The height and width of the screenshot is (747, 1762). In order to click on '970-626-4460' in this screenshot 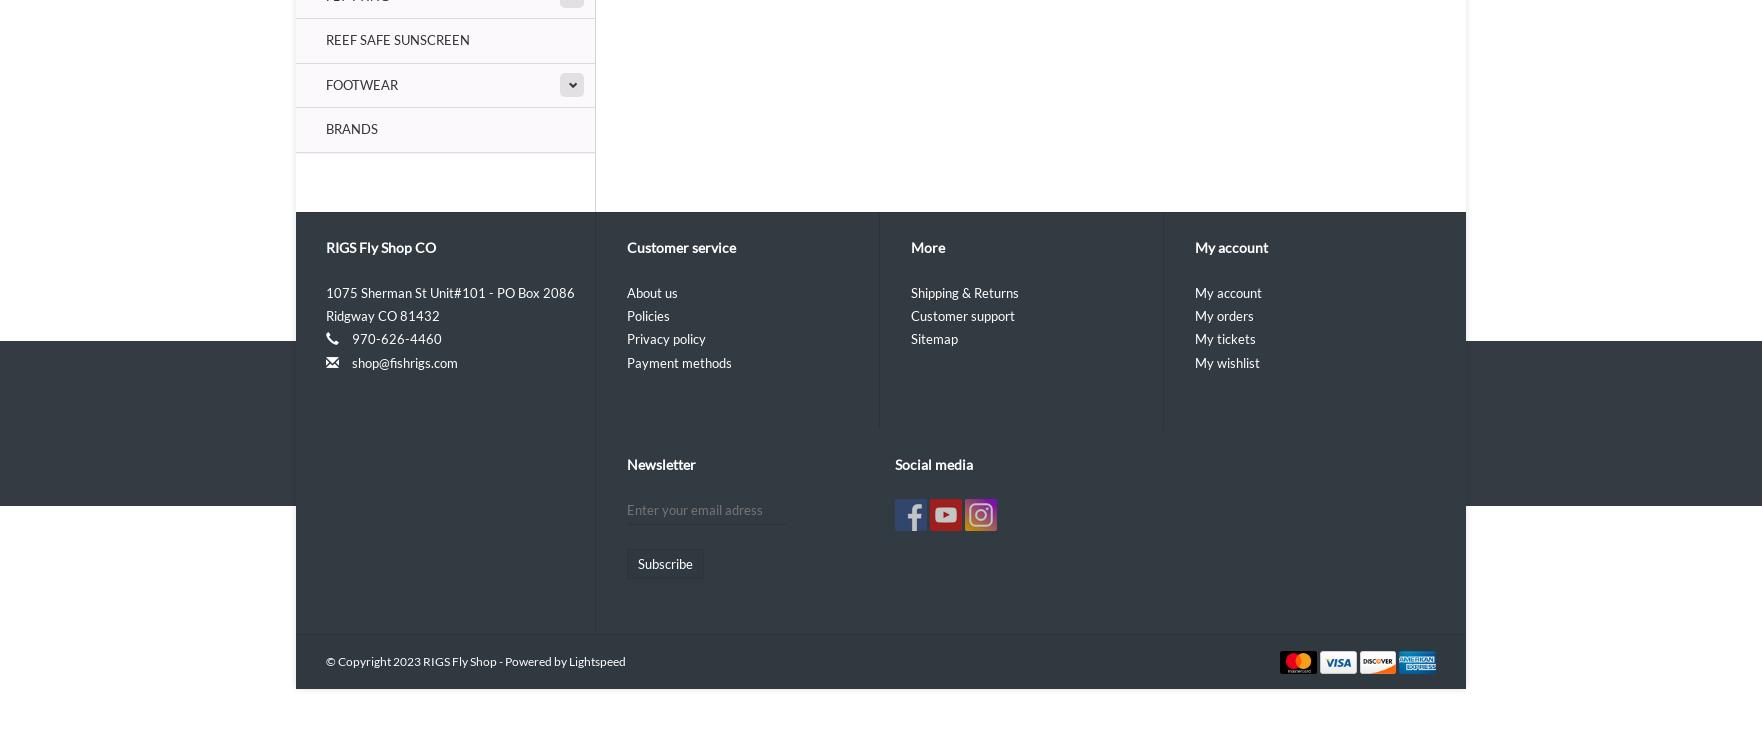, I will do `click(395, 338)`.